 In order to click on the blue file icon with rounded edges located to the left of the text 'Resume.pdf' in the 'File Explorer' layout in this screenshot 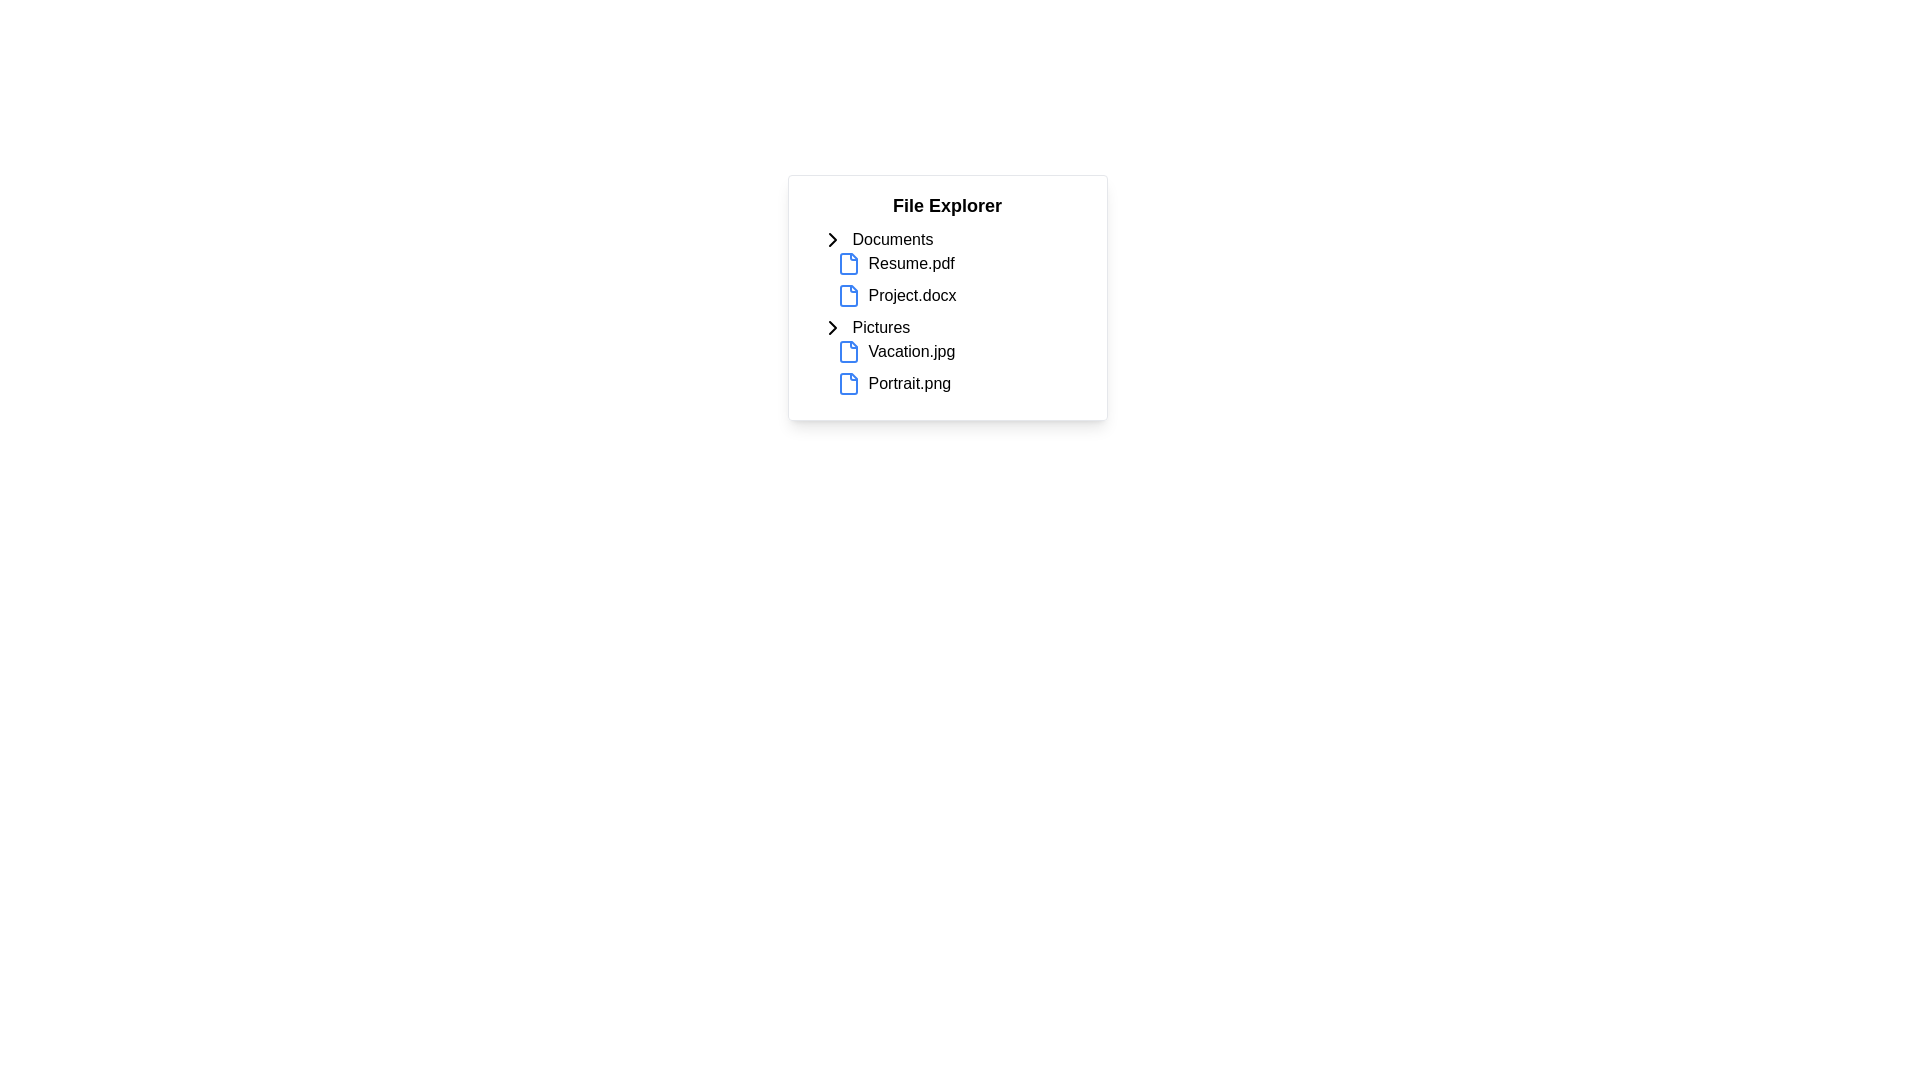, I will do `click(848, 262)`.